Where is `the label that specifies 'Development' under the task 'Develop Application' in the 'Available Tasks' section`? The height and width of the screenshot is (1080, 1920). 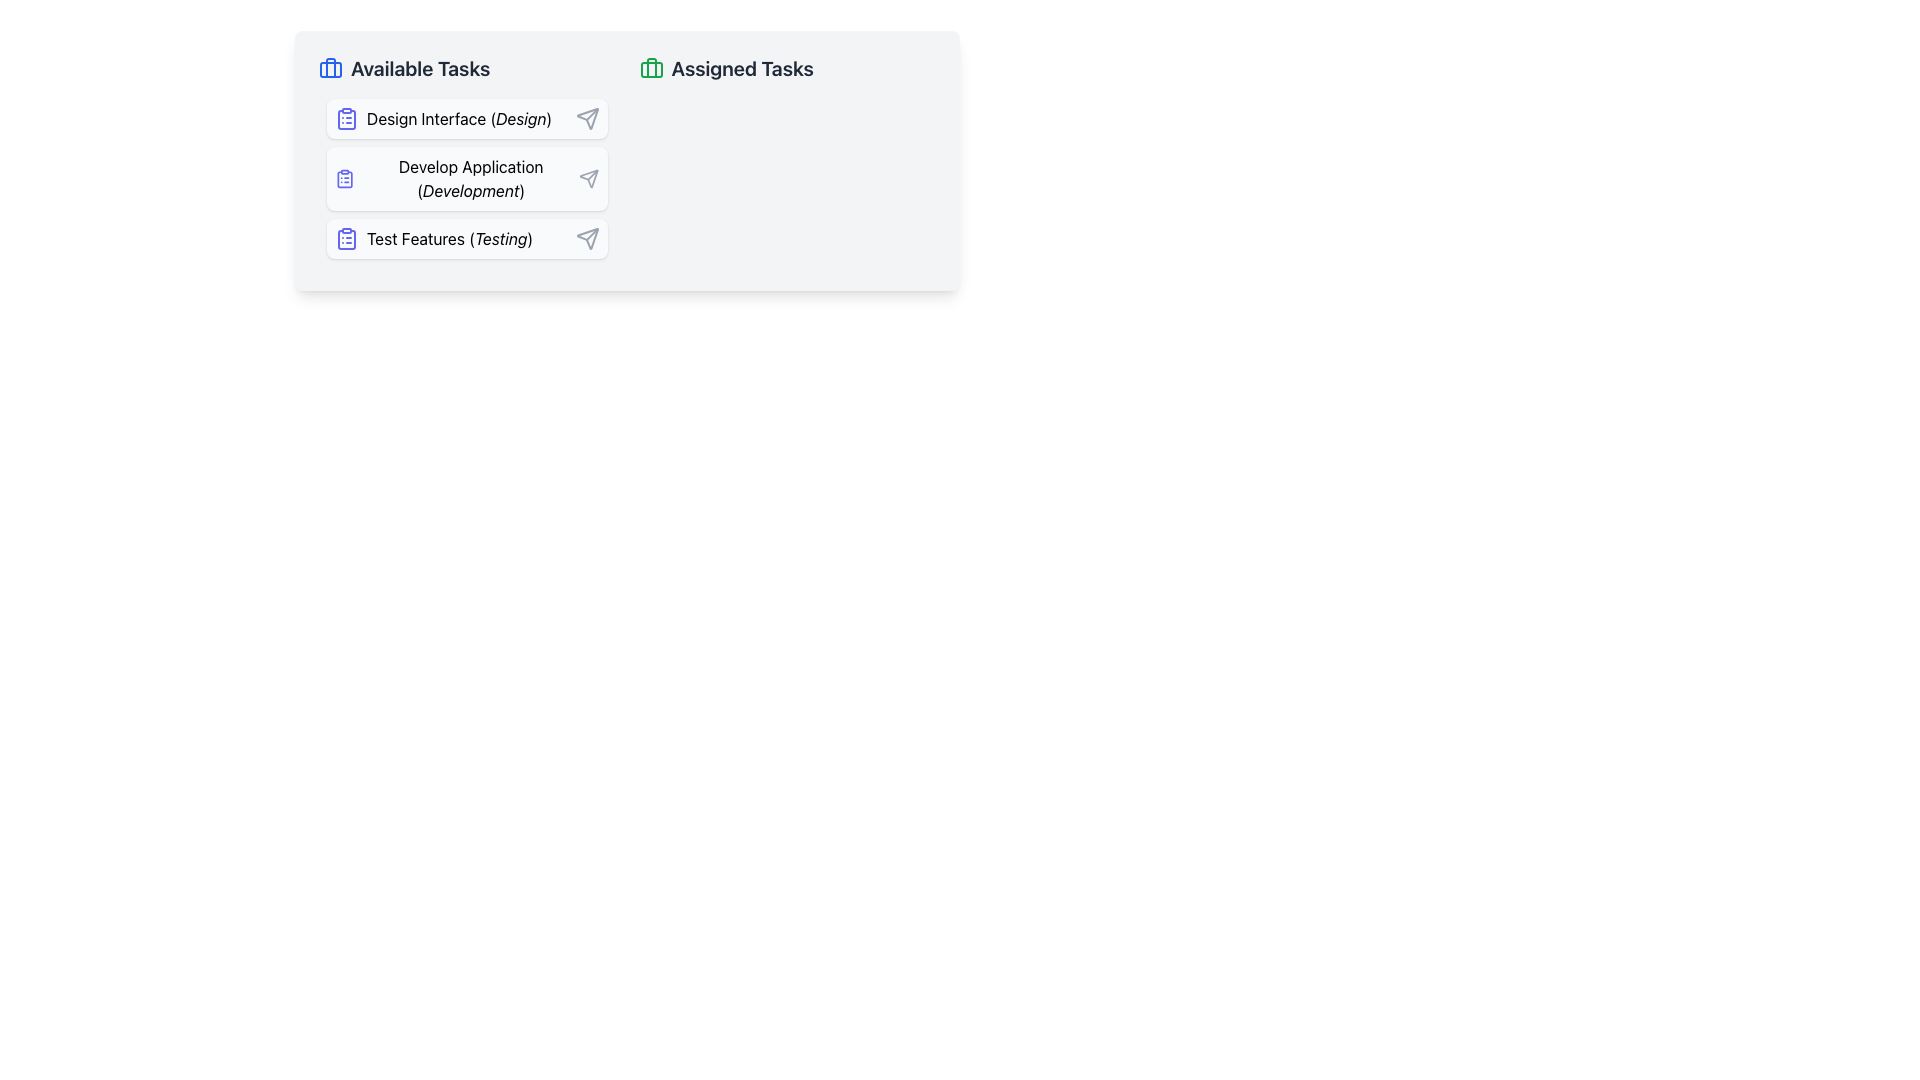
the label that specifies 'Development' under the task 'Develop Application' in the 'Available Tasks' section is located at coordinates (470, 191).